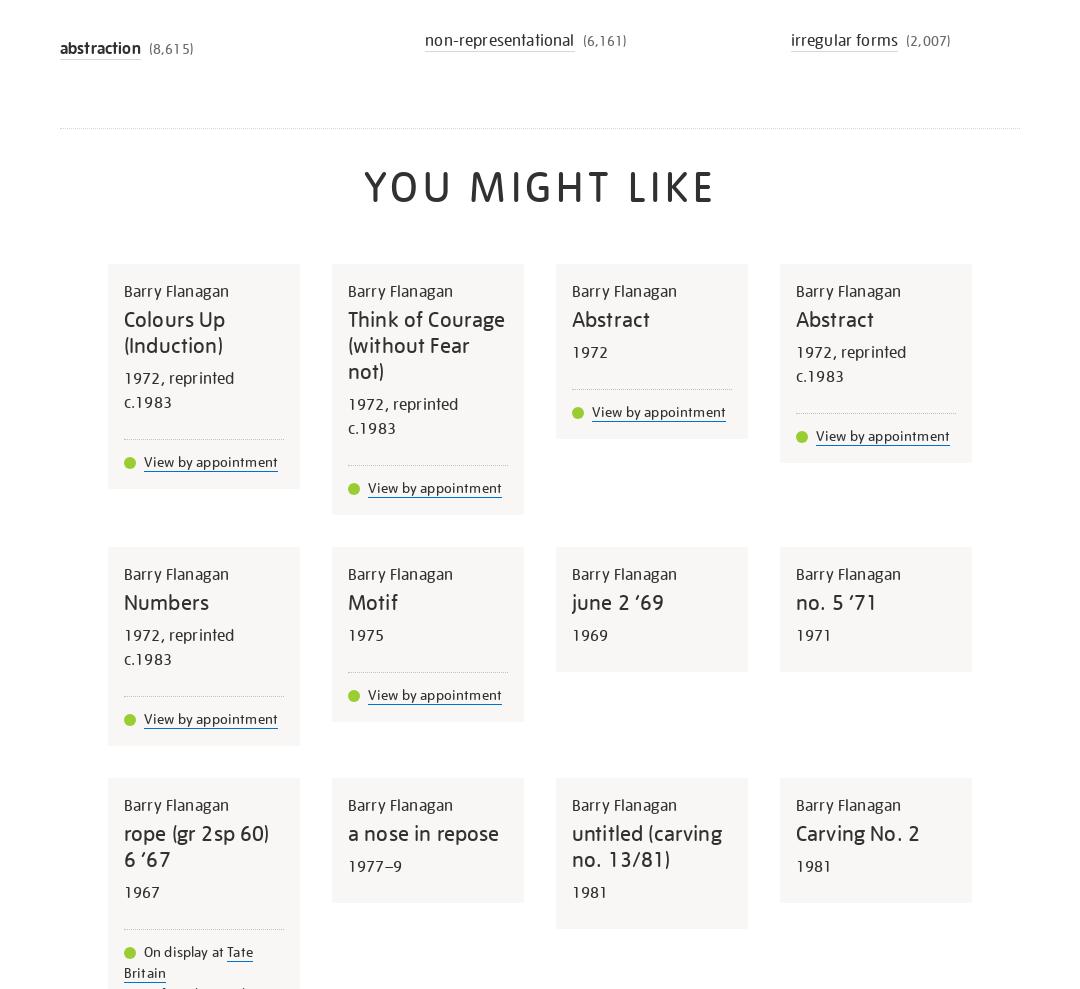 Image resolution: width=1080 pixels, height=989 pixels. I want to click on '1969', so click(589, 635).